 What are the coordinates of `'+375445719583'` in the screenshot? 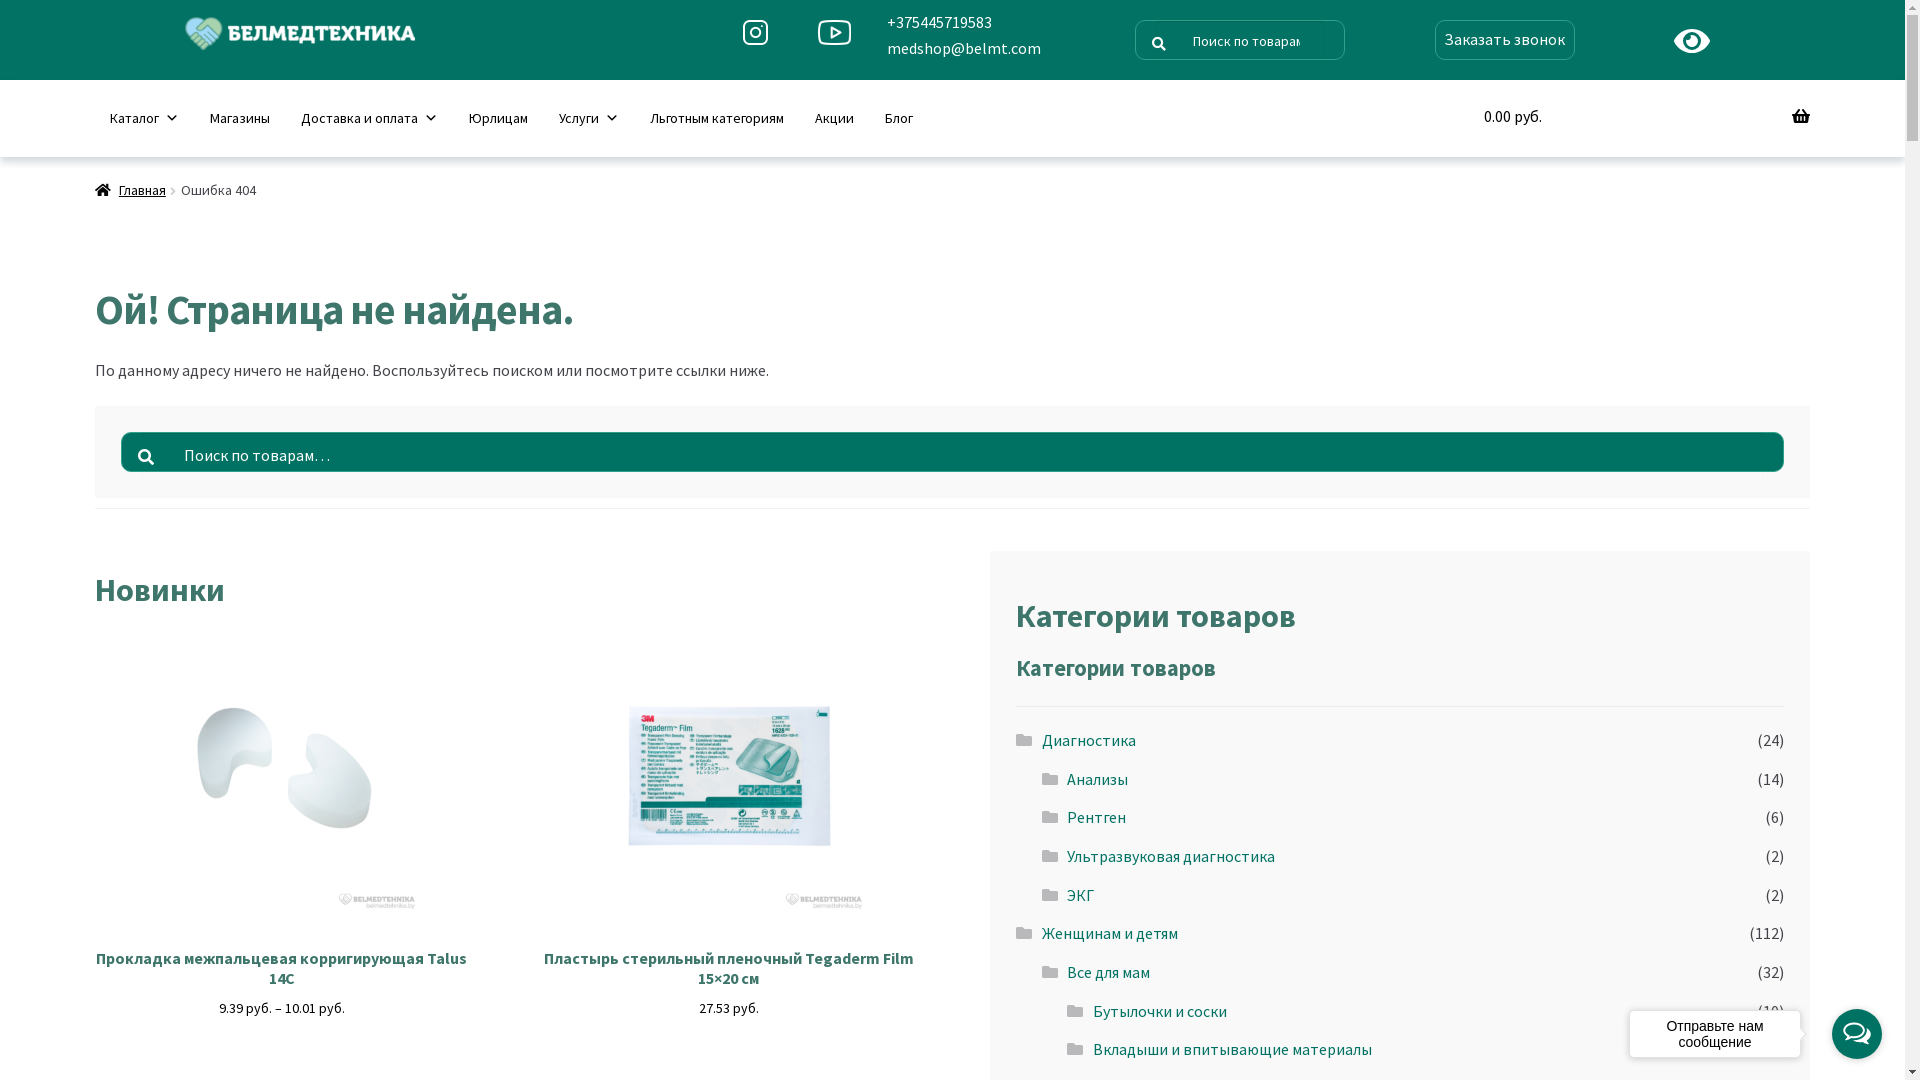 It's located at (964, 23).